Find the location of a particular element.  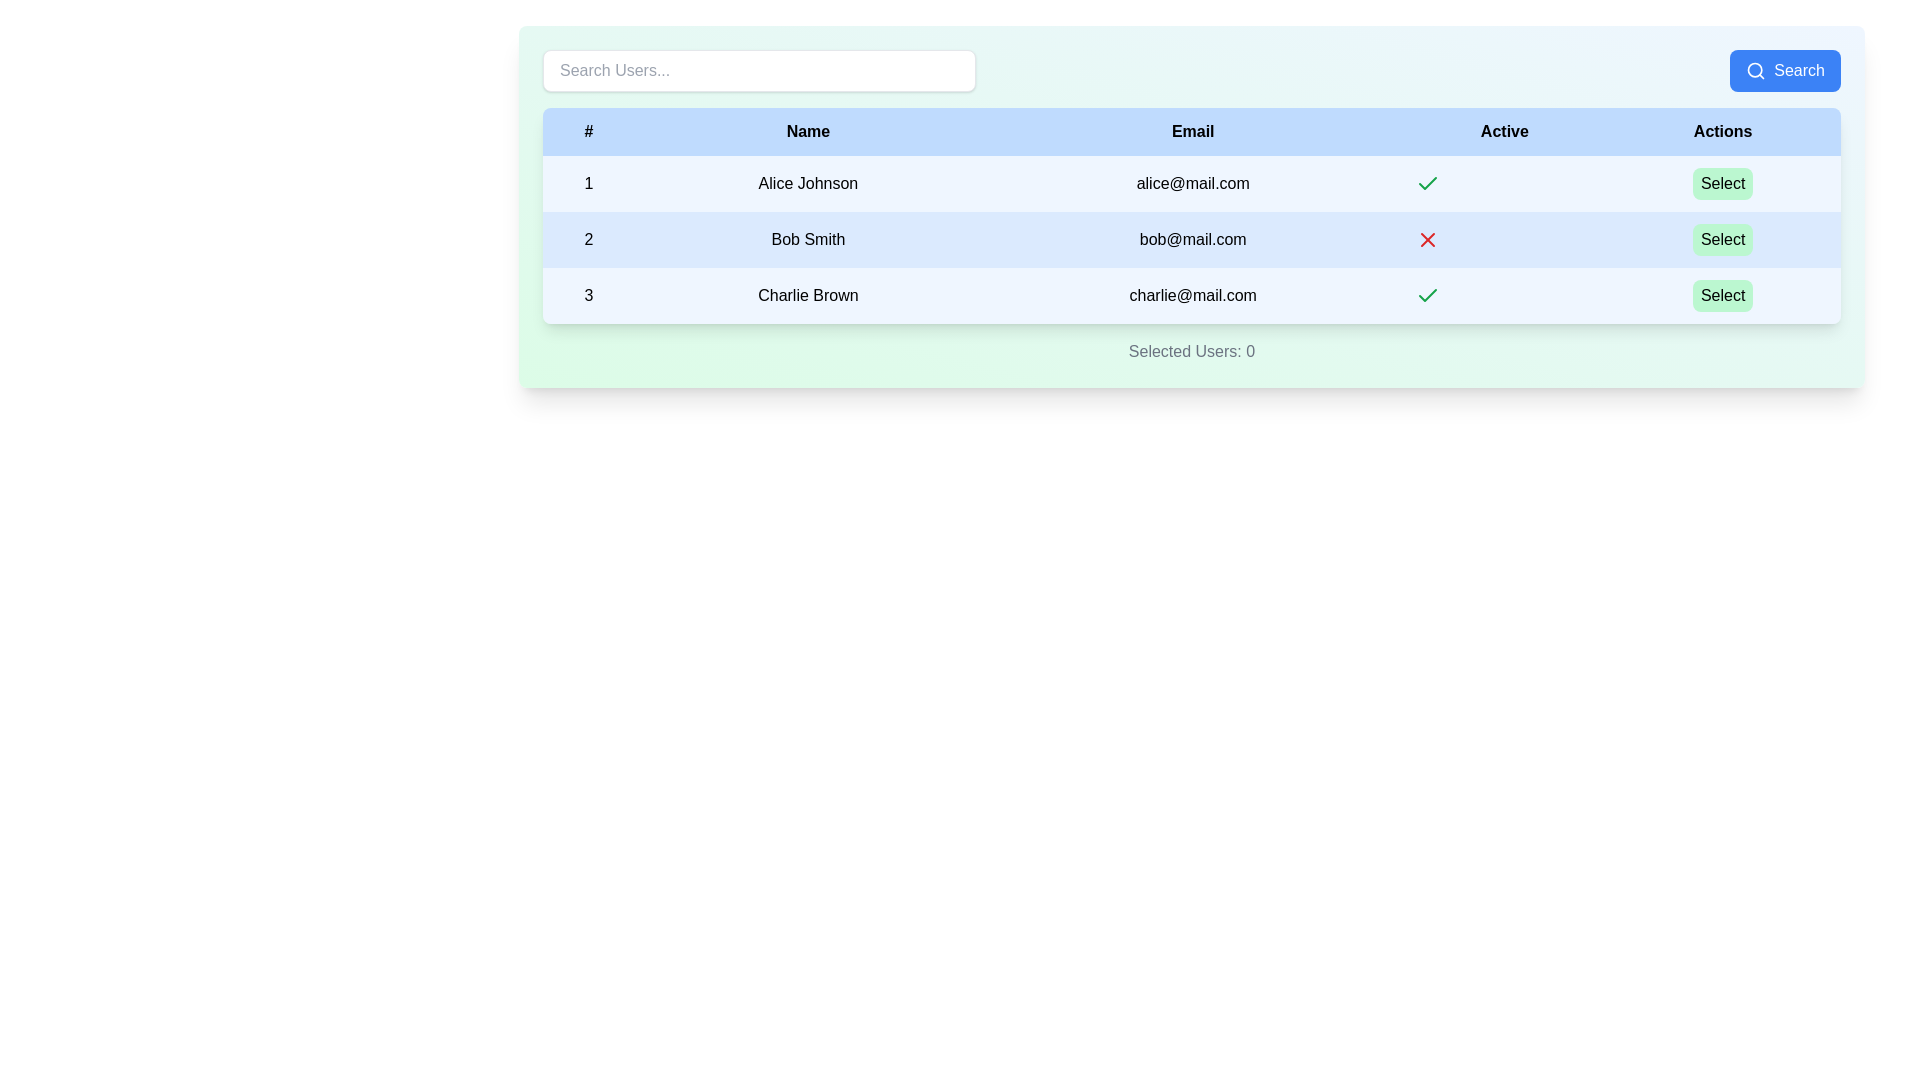

the 'Select' button with a light green background and black text corresponding to user 'Charlie Brown' in the last row of the table is located at coordinates (1722, 296).